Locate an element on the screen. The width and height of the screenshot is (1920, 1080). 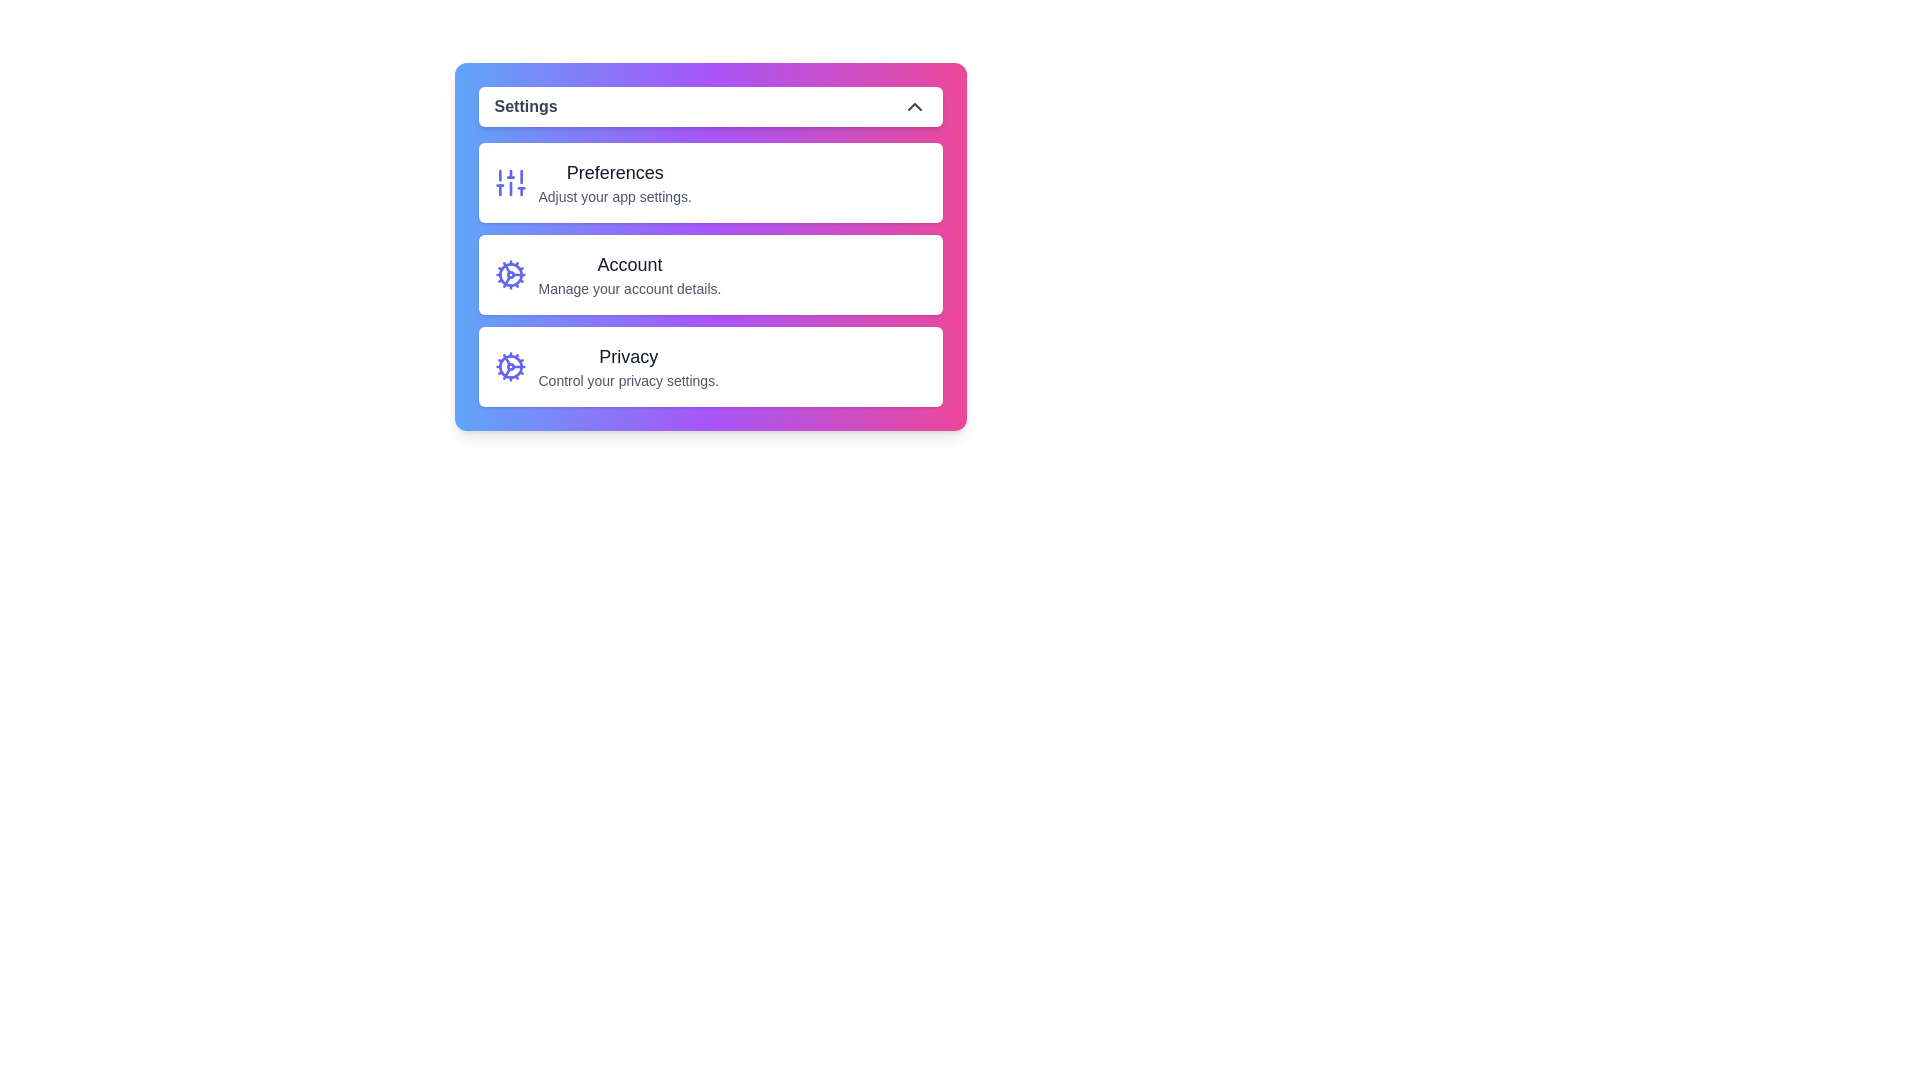
the icon associated with the Privacy option is located at coordinates (510, 366).